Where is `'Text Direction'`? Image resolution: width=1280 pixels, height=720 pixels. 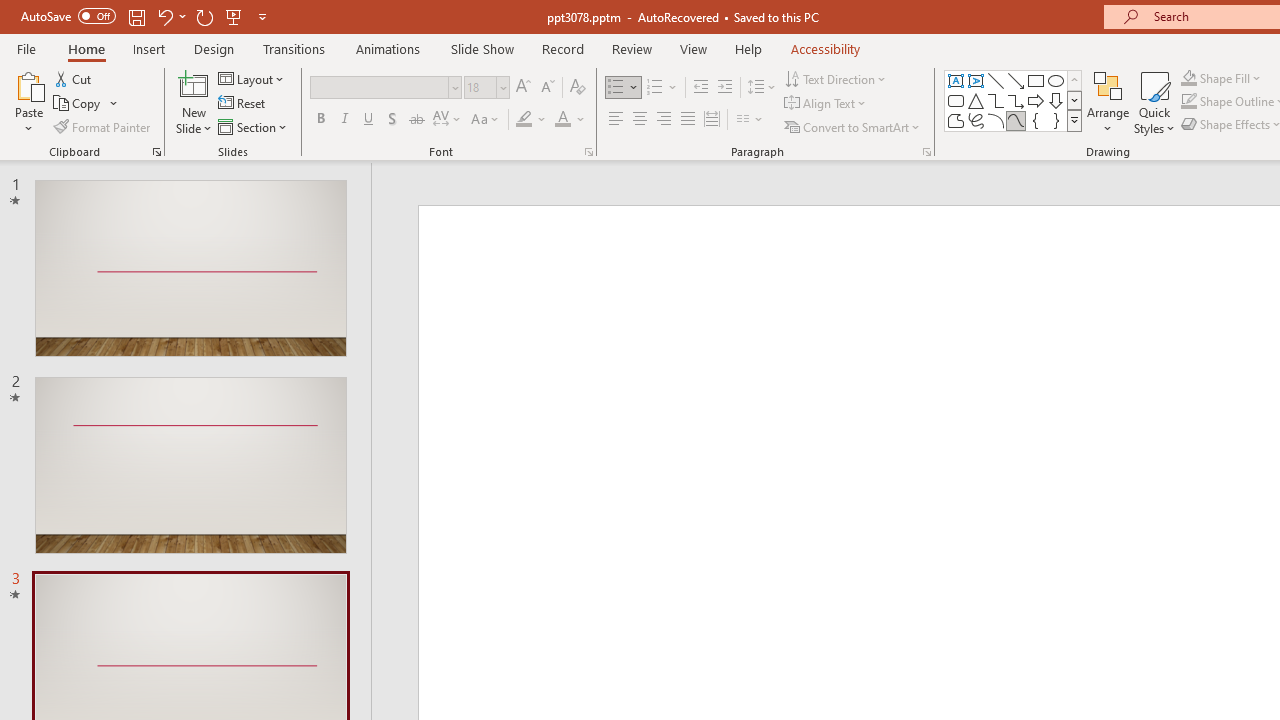
'Text Direction' is located at coordinates (837, 78).